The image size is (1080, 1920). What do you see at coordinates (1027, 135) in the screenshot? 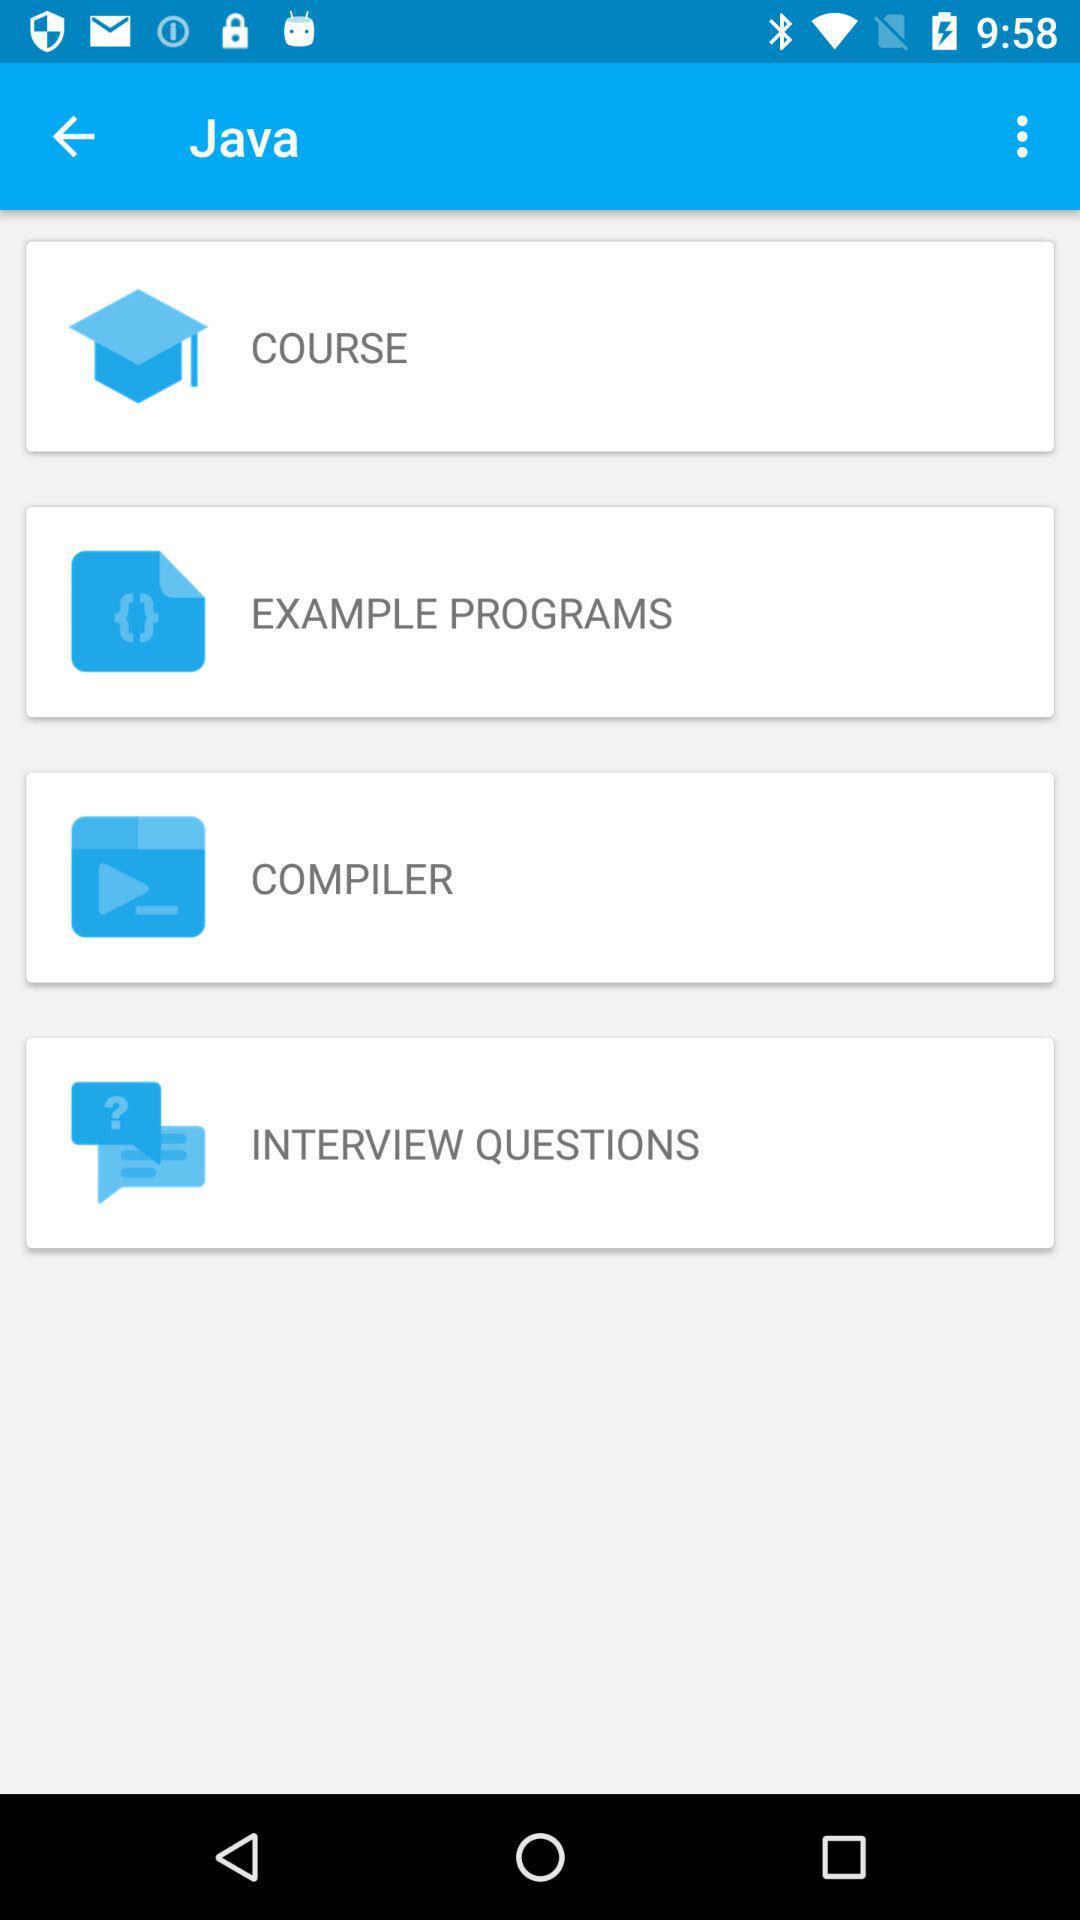
I see `icon at the top right corner` at bounding box center [1027, 135].